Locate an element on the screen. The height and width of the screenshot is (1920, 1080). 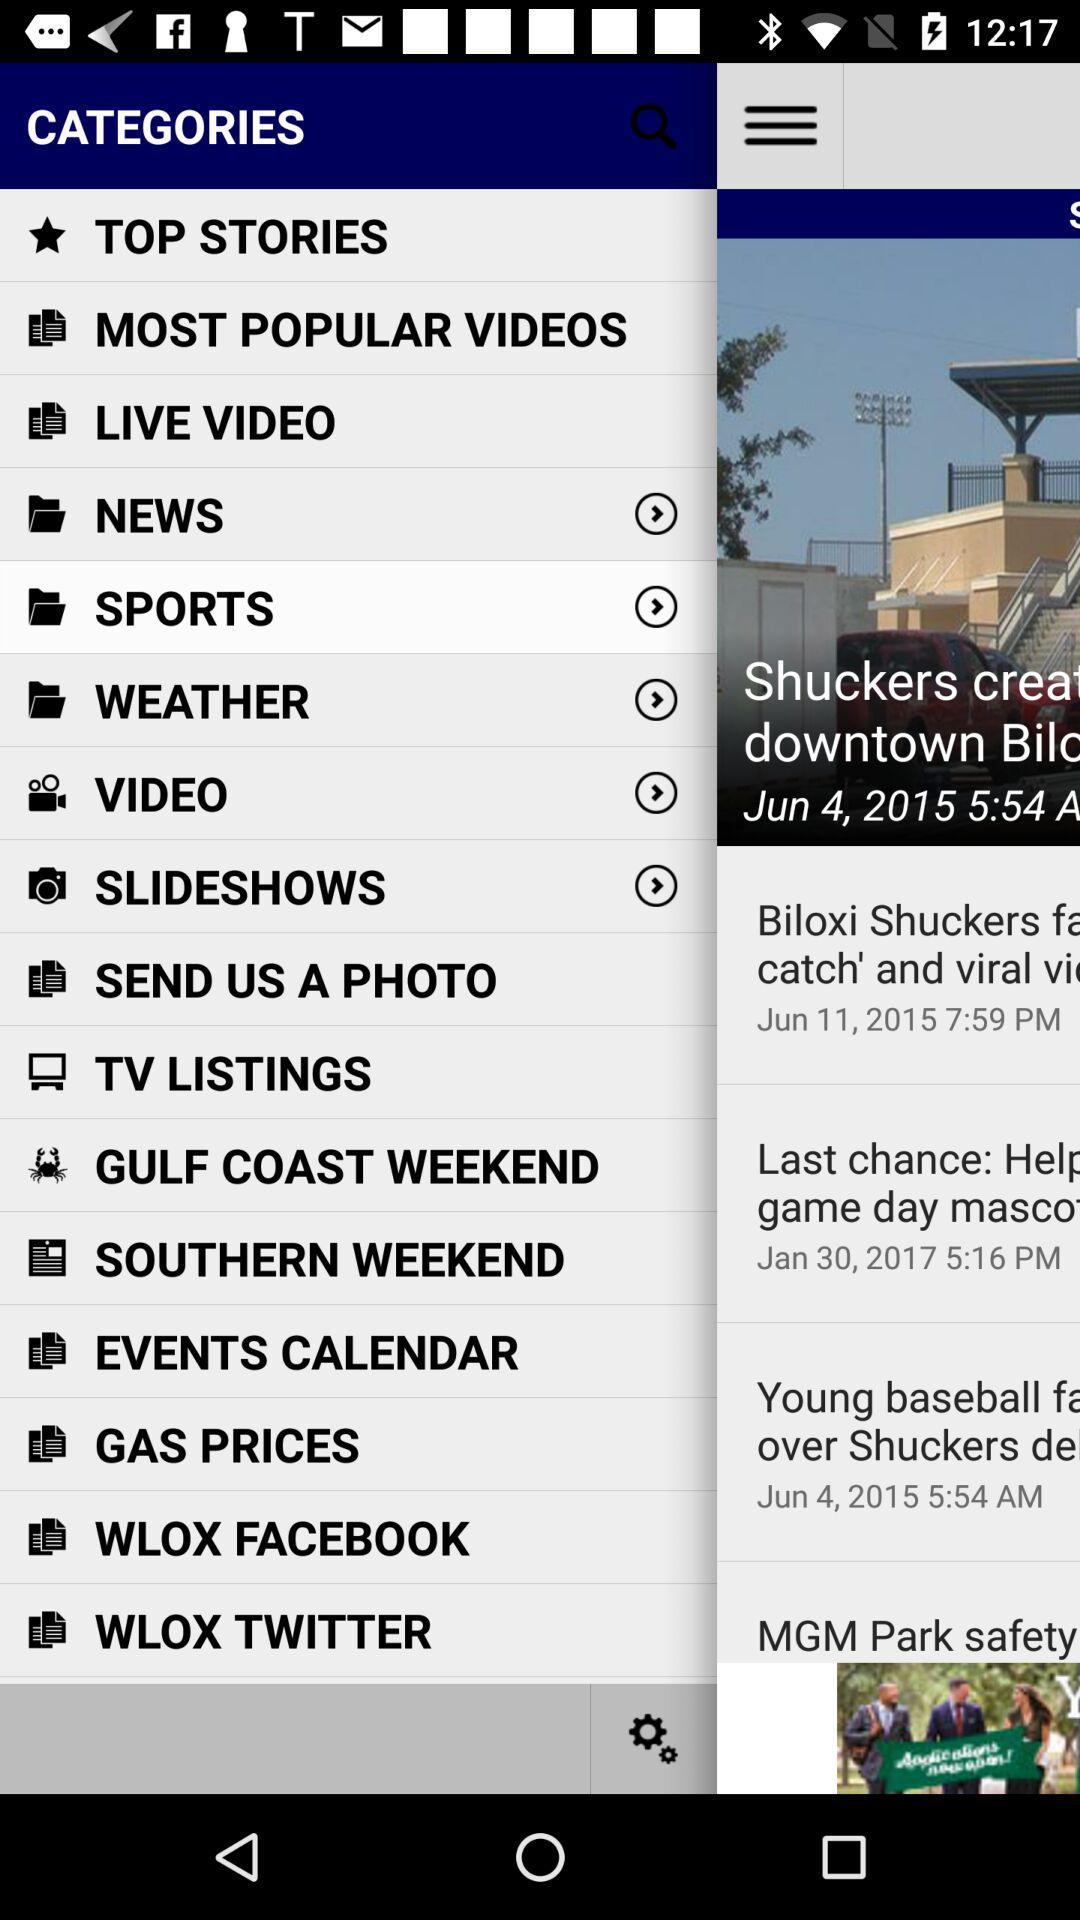
the fourth from top under categories is located at coordinates (655, 791).